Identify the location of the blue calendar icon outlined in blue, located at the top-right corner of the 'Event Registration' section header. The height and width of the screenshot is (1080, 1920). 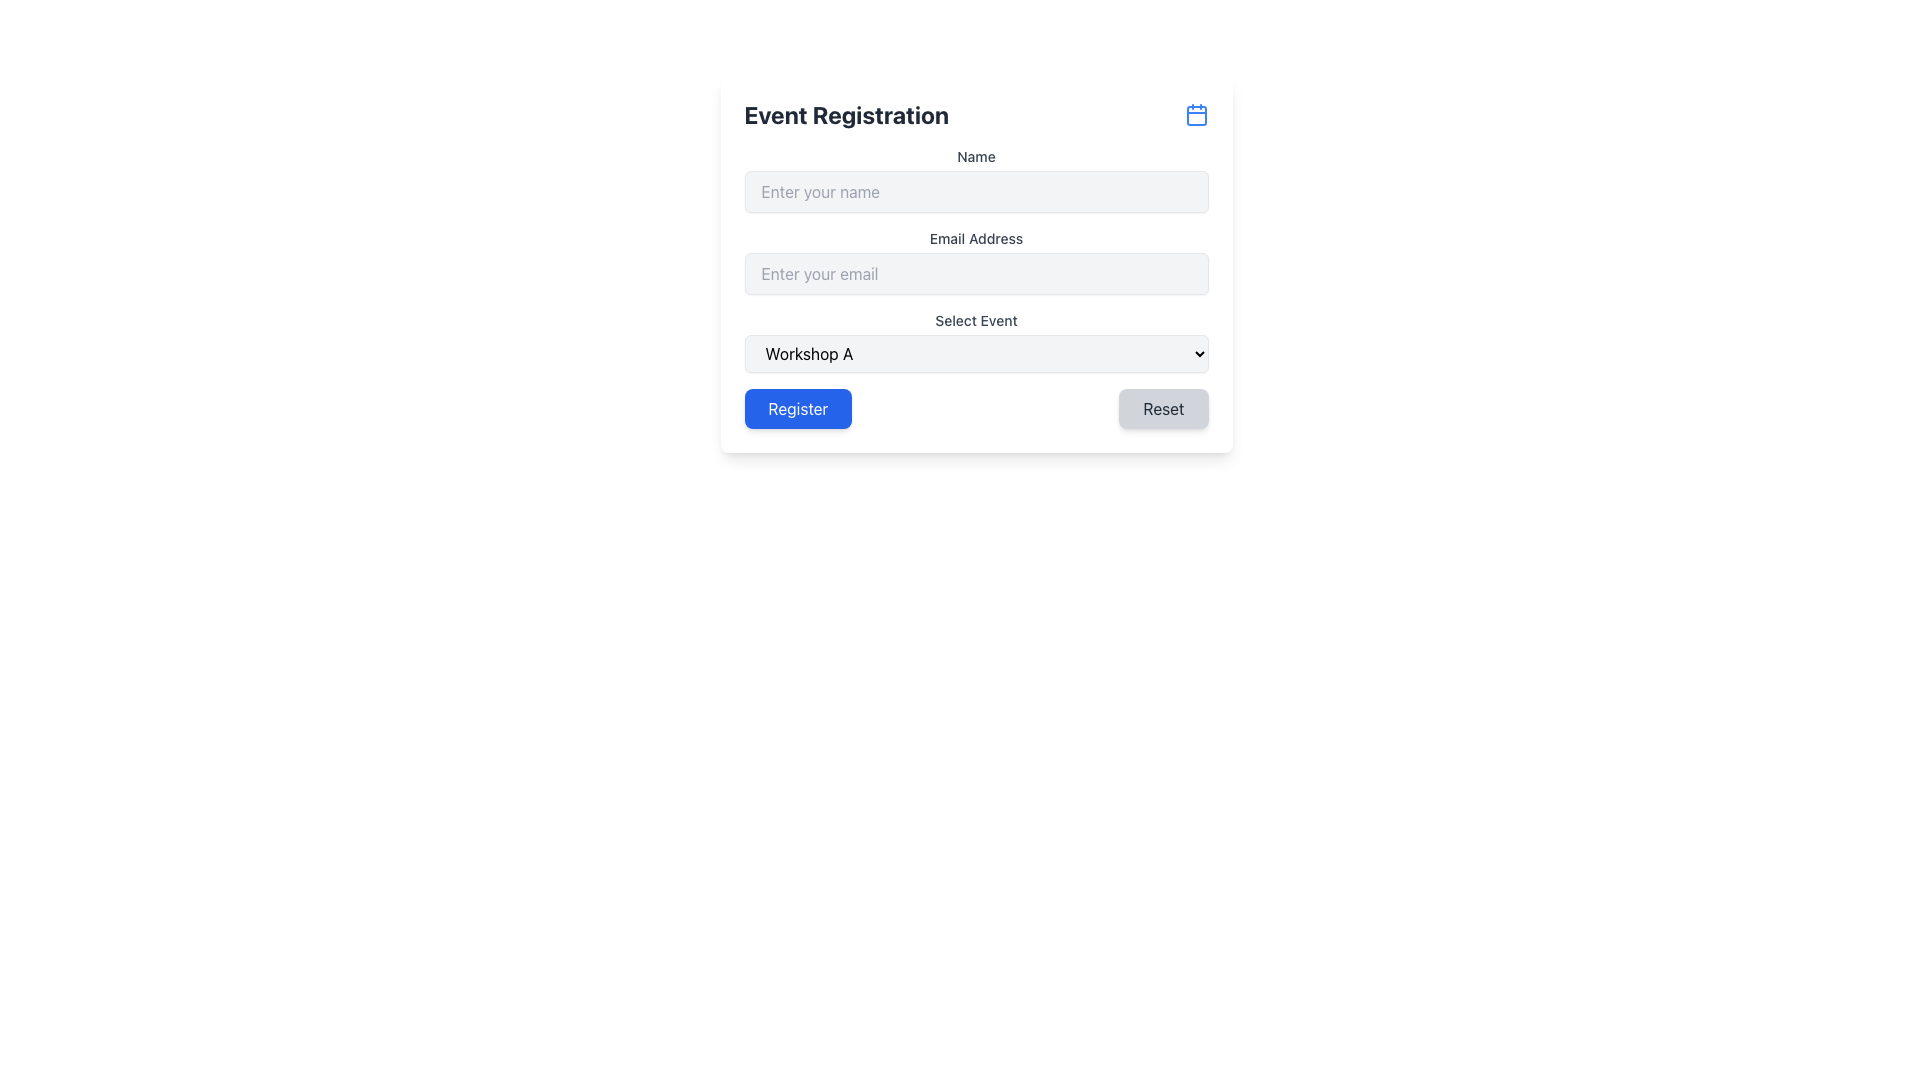
(1196, 115).